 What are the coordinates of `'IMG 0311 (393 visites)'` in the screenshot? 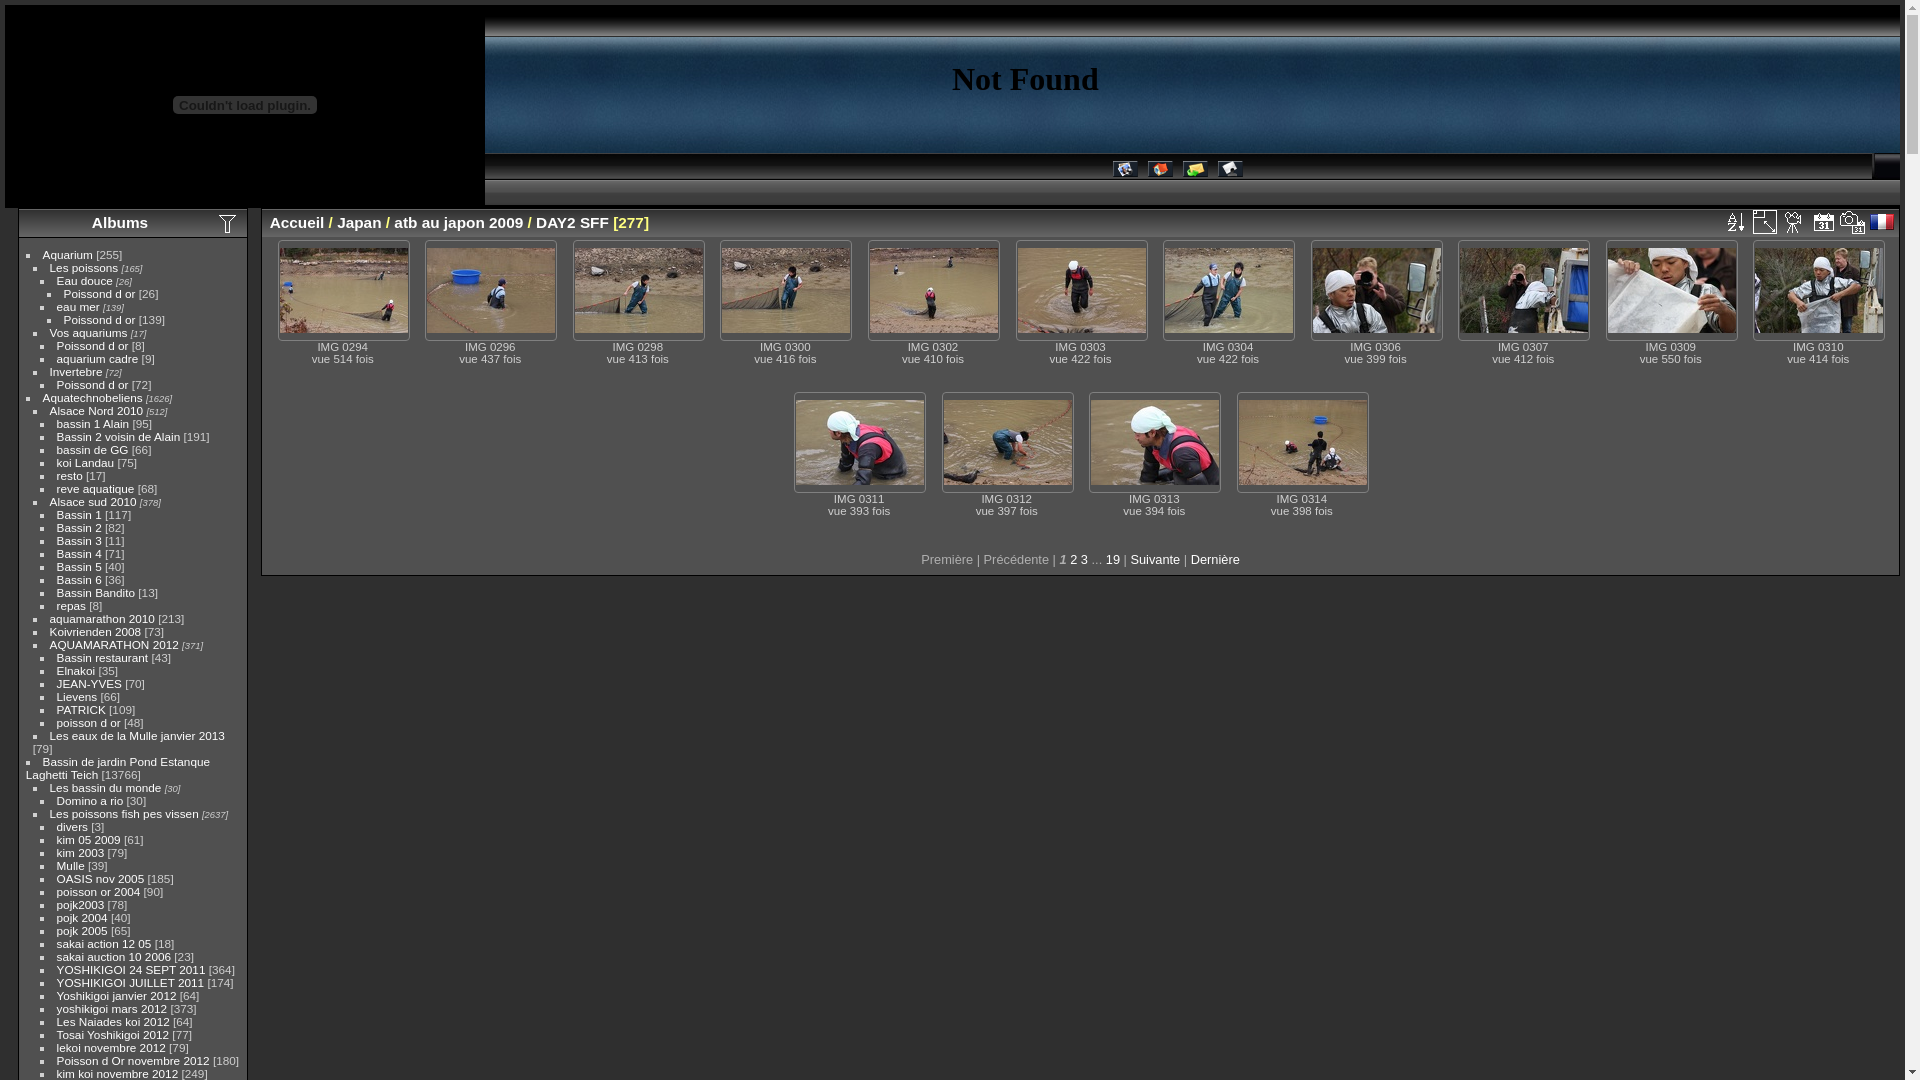 It's located at (859, 441).